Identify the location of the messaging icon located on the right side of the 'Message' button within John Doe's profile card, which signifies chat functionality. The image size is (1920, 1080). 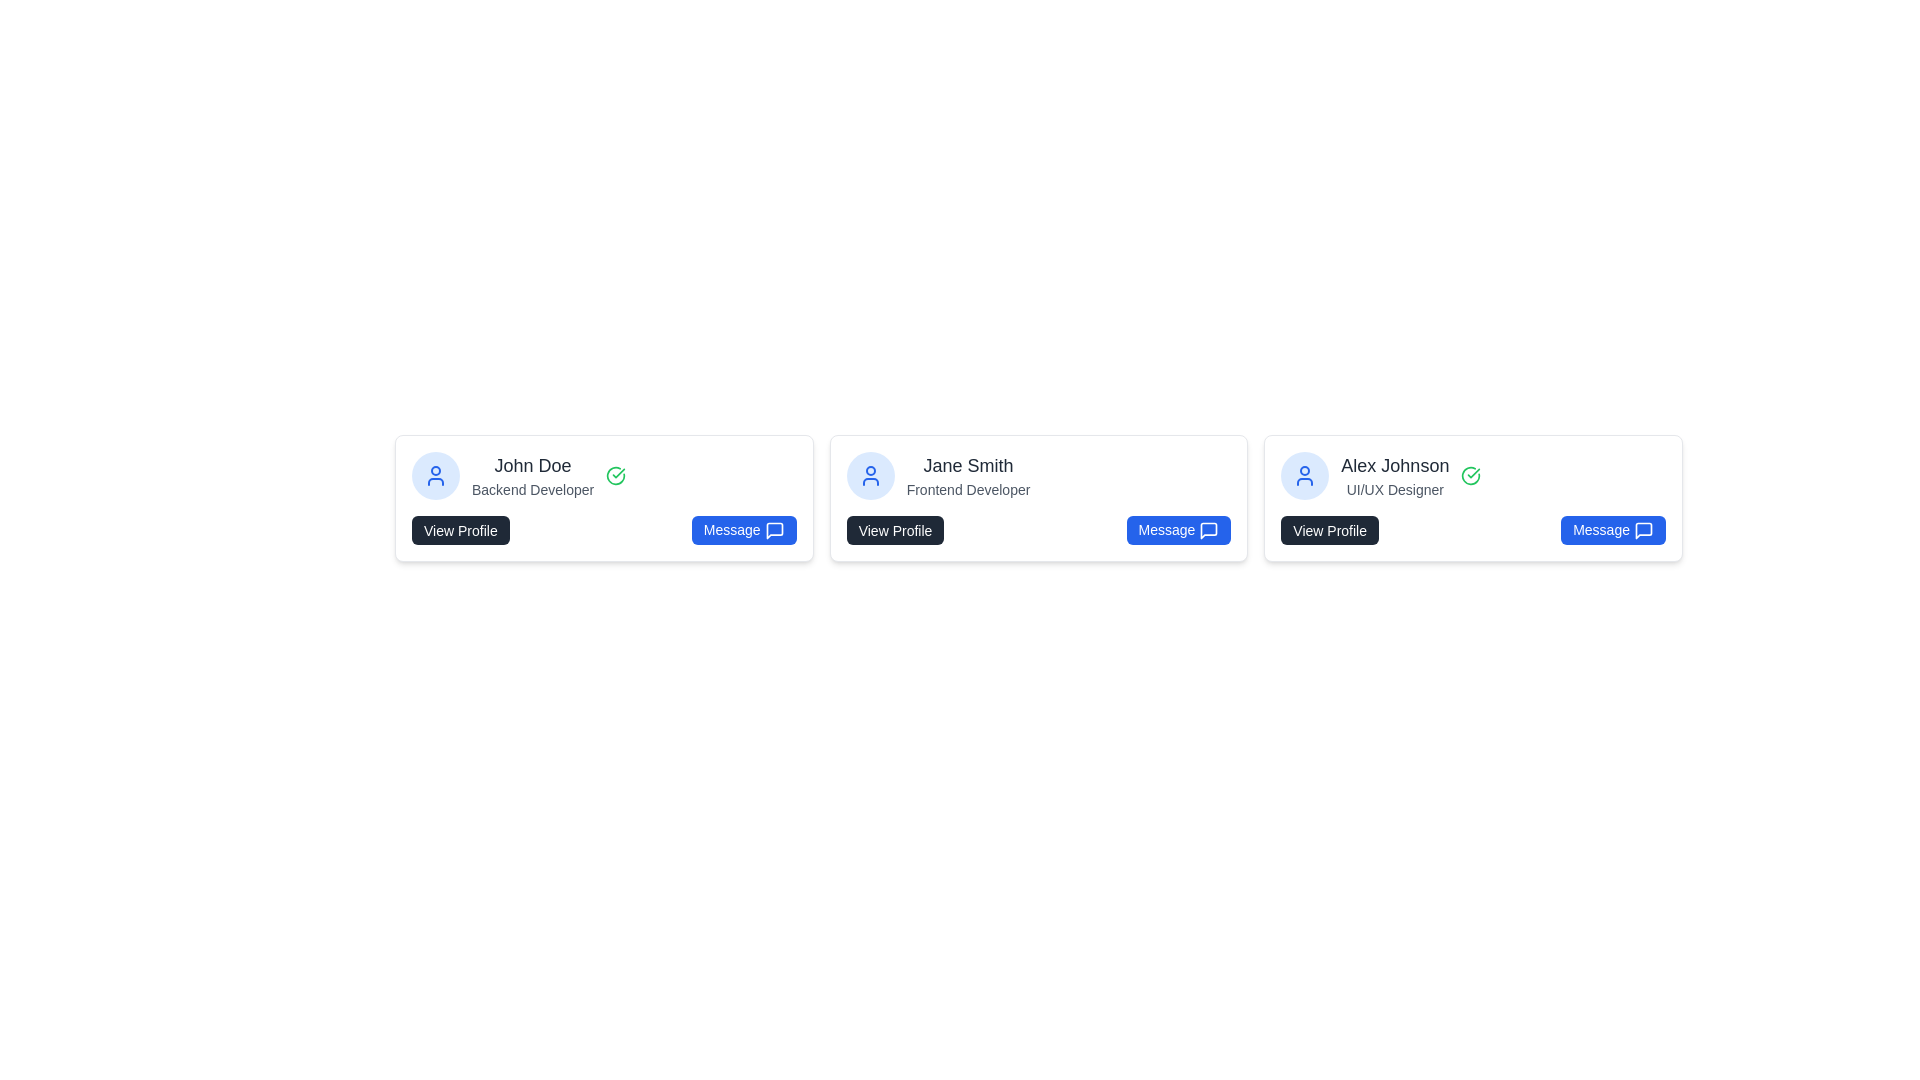
(773, 530).